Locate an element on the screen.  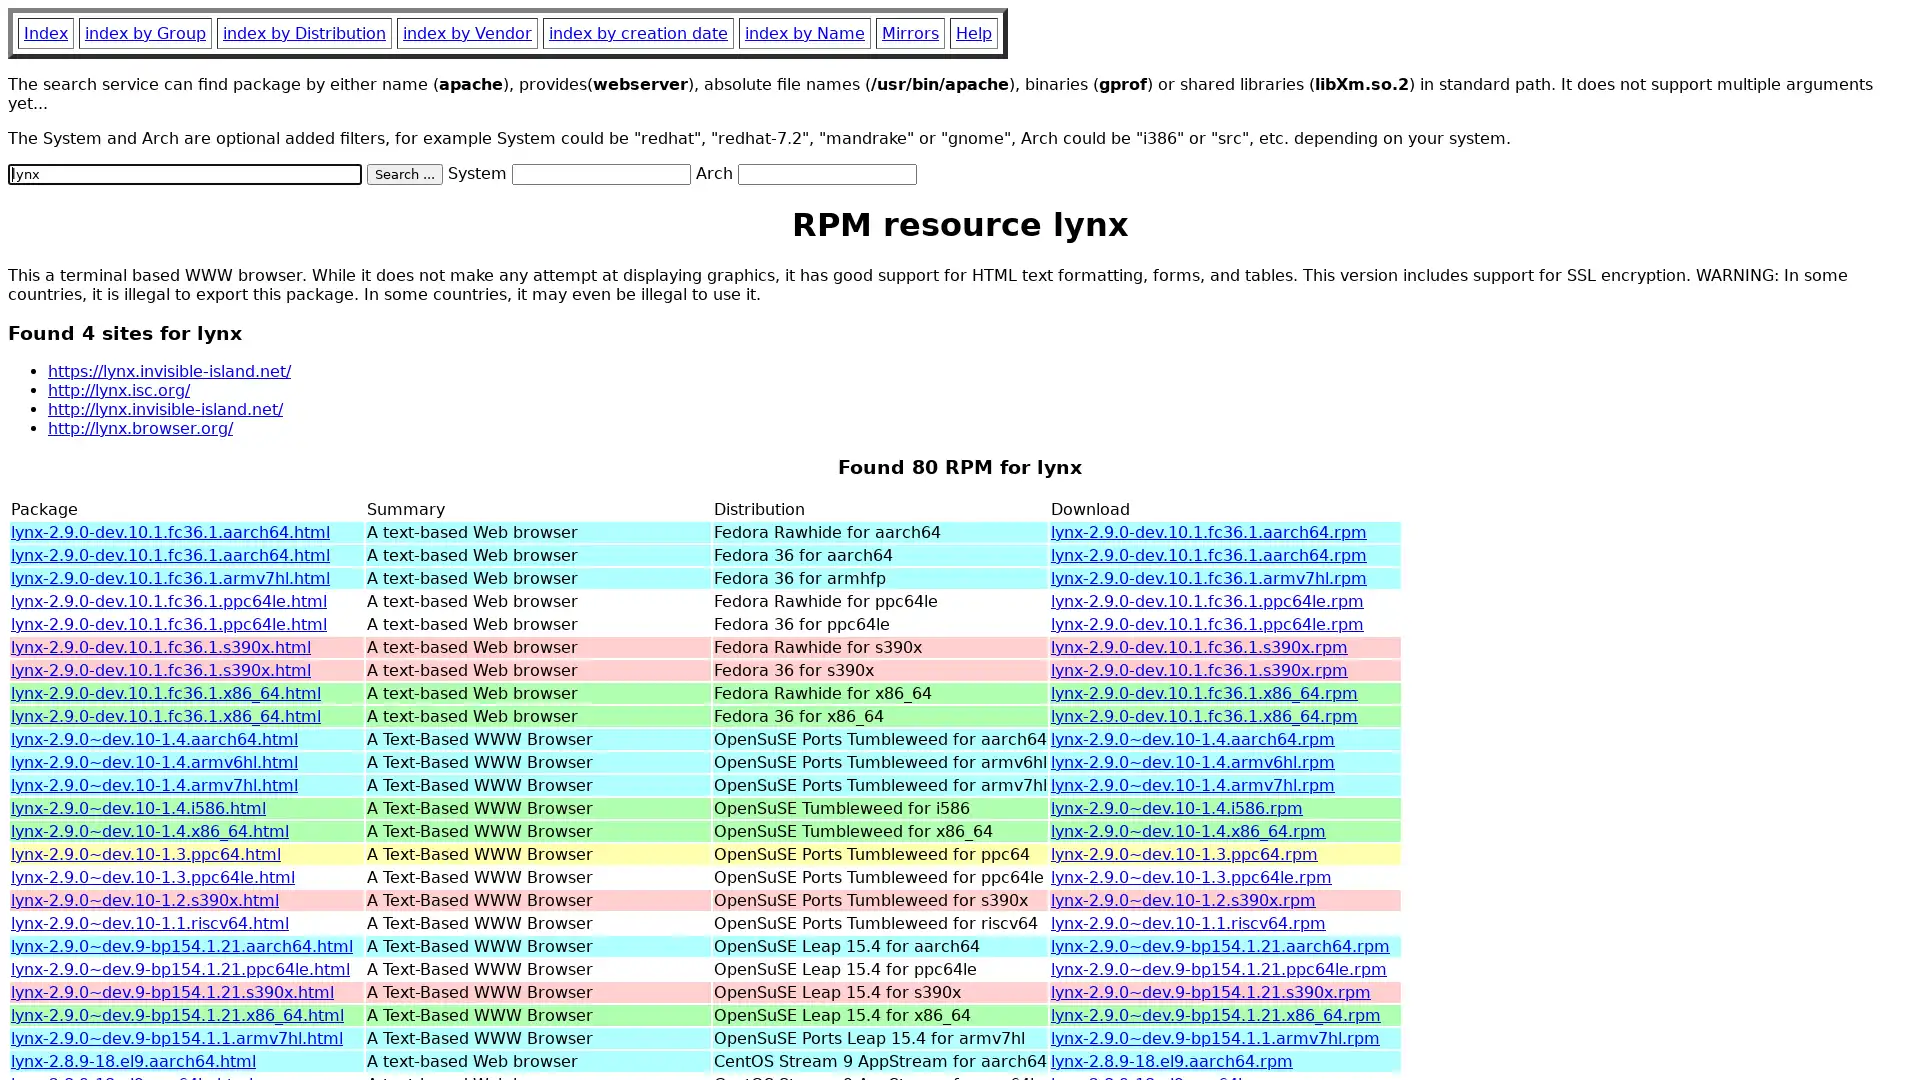
Search ... is located at coordinates (403, 173).